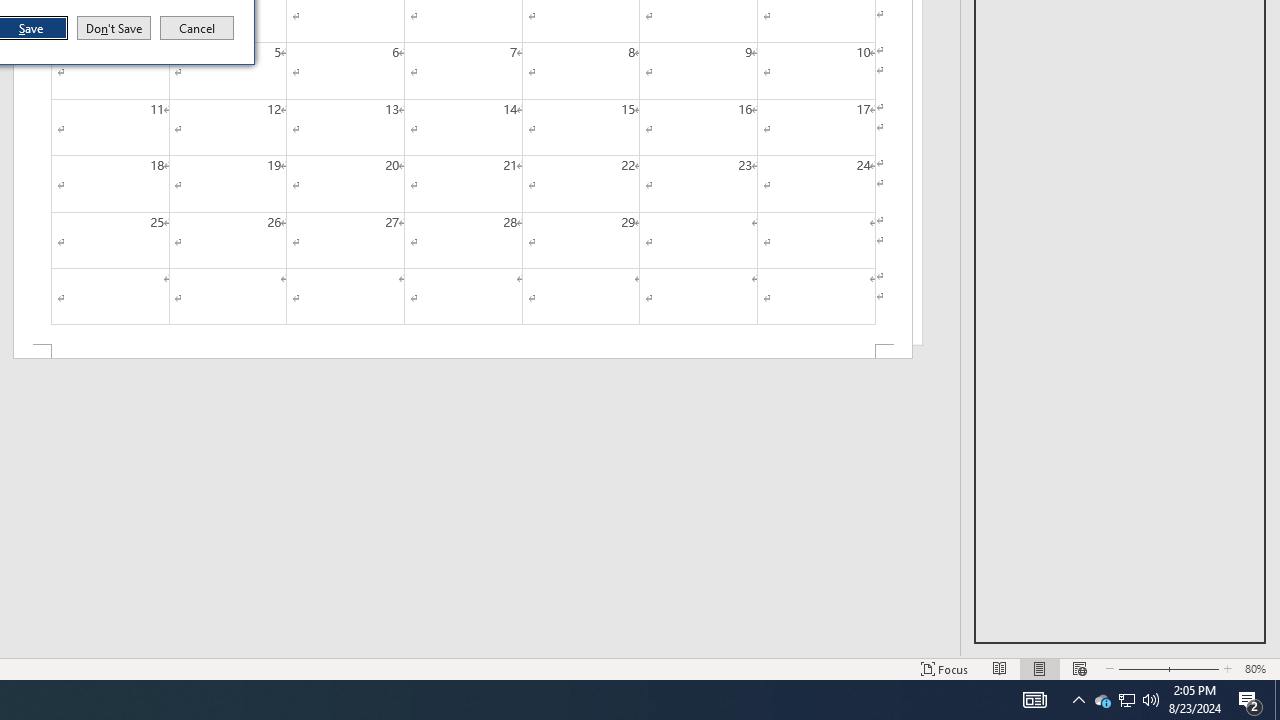  Describe the element at coordinates (197, 28) in the screenshot. I see `'Cancel'` at that location.